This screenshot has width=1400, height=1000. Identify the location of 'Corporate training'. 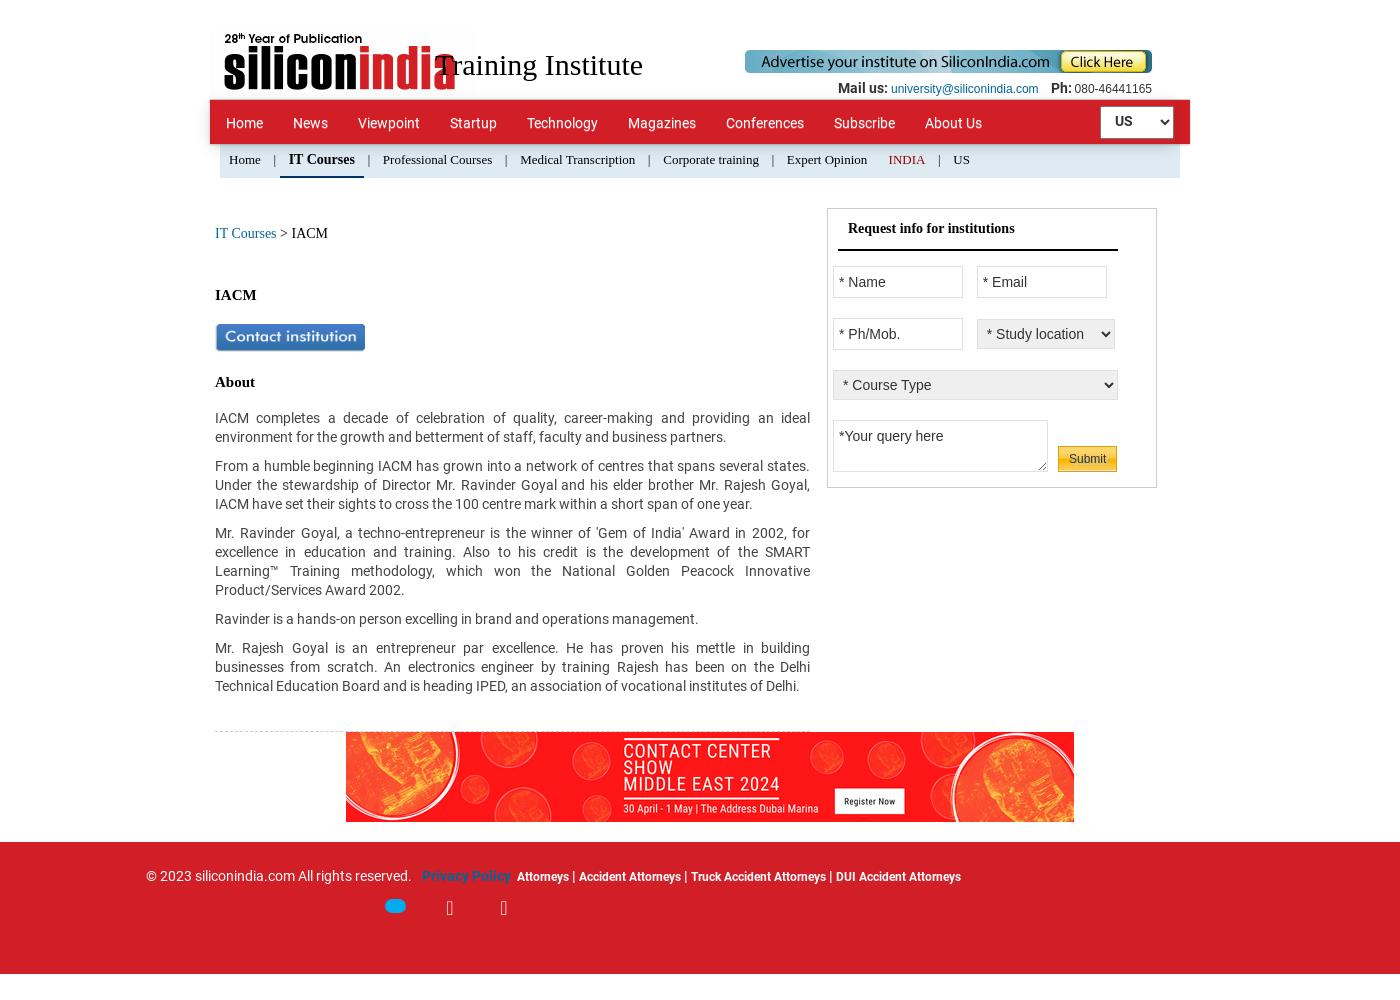
(710, 159).